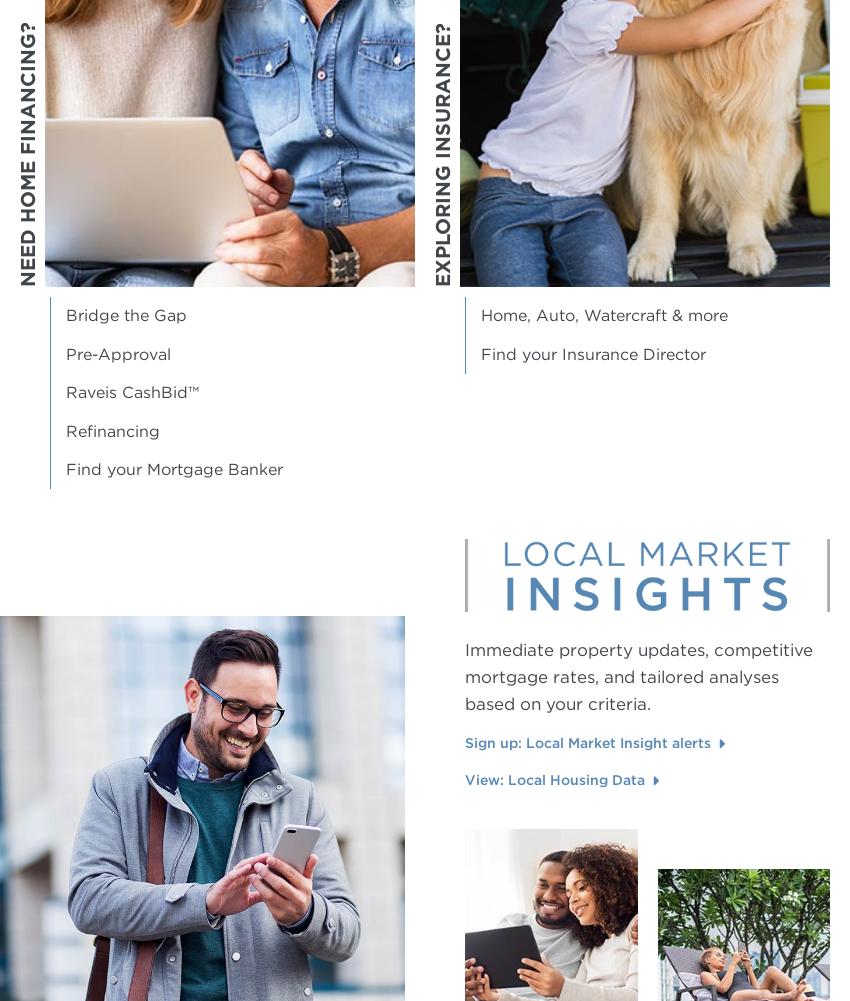  I want to click on 'Exploring Insurance?', so click(442, 154).